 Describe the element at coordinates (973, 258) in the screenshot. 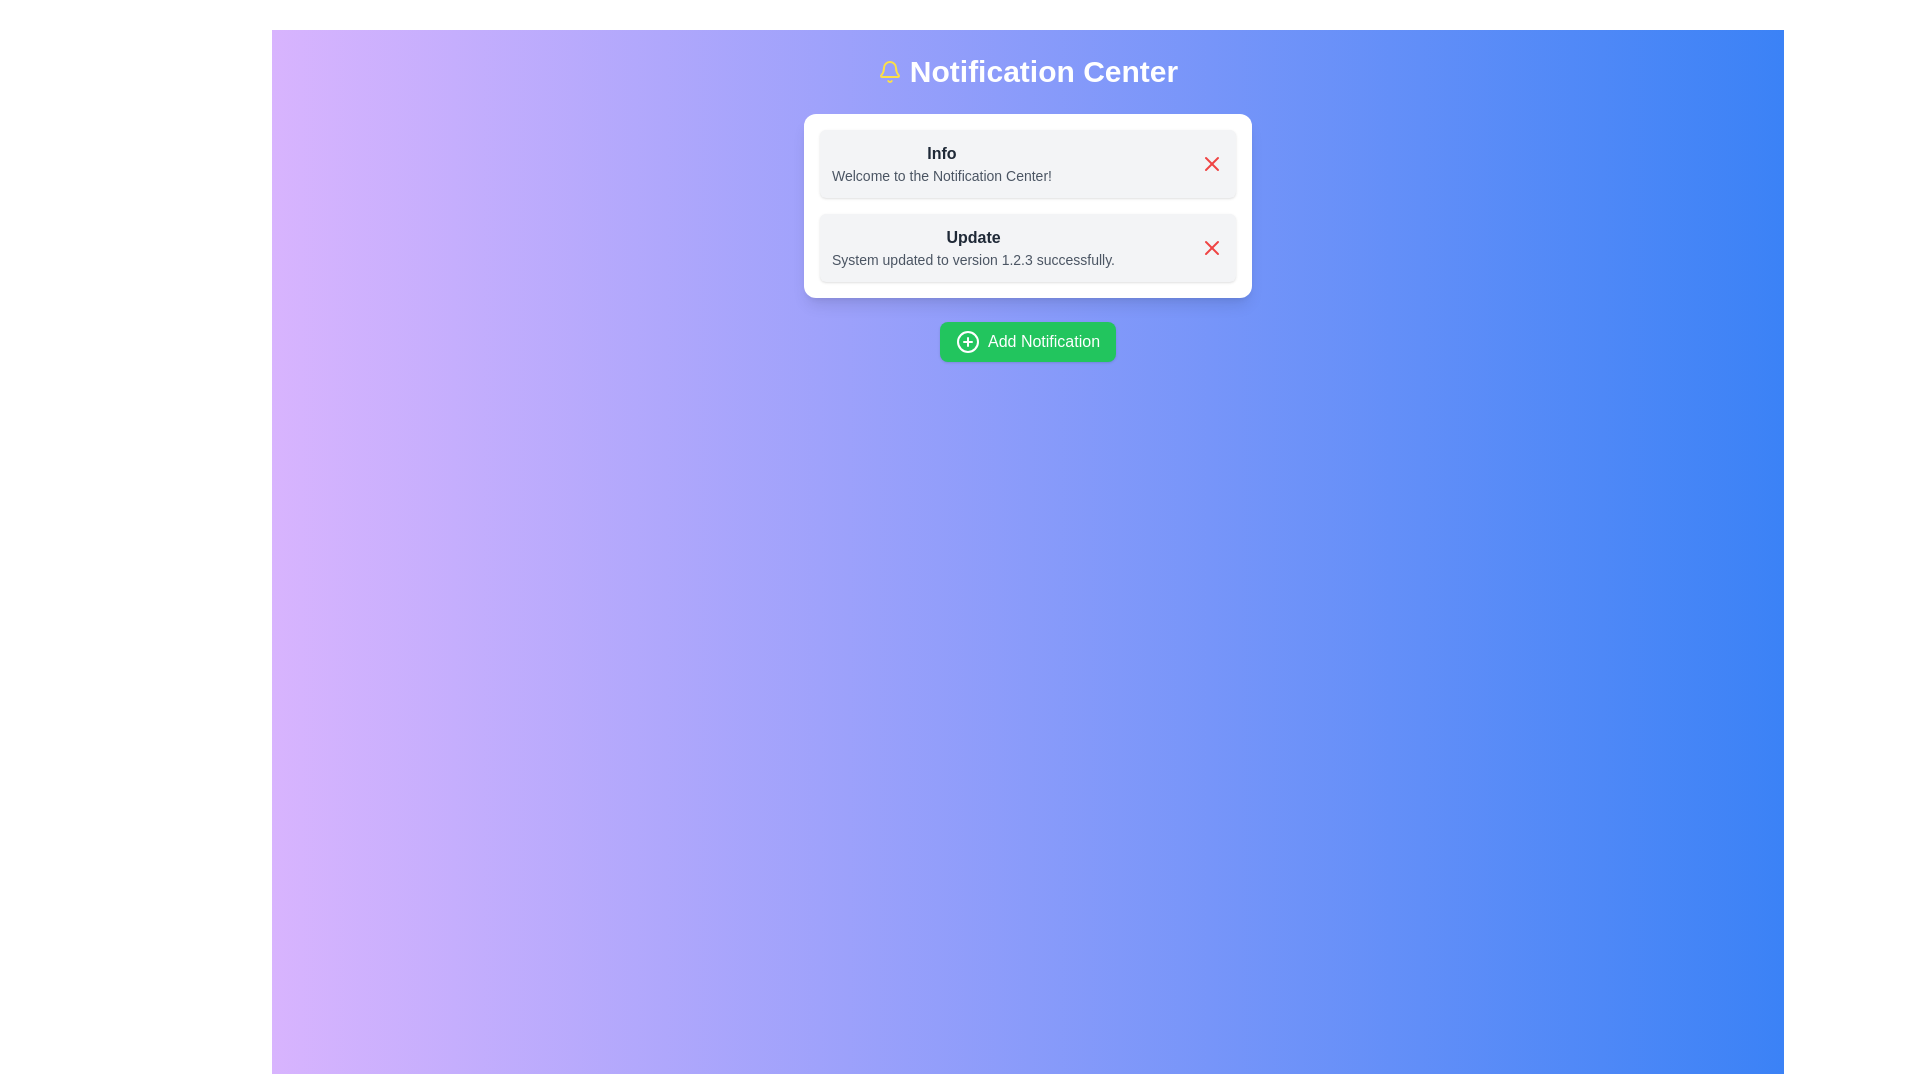

I see `the status message indicating the successful update of the system to version 1.2.3, located beneath the heading 'Update'` at that location.